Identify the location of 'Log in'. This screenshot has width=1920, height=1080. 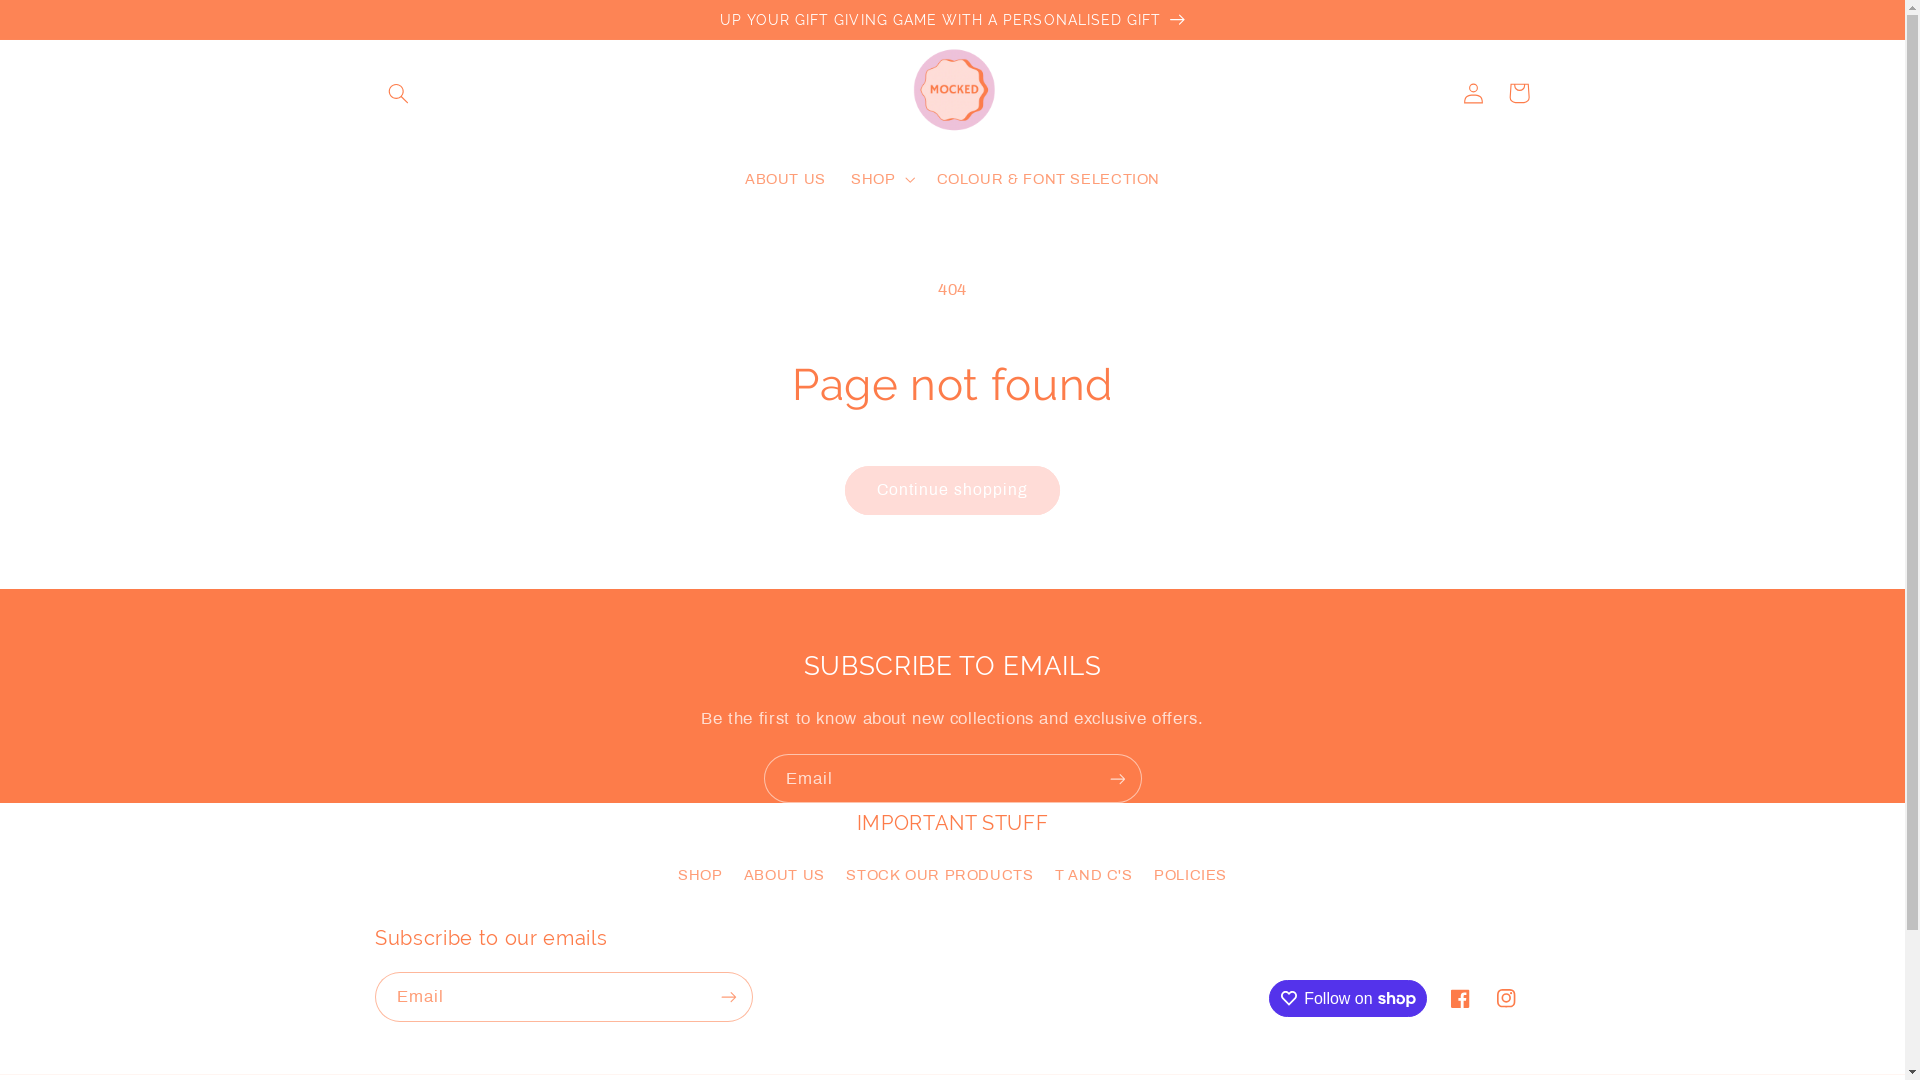
(1449, 92).